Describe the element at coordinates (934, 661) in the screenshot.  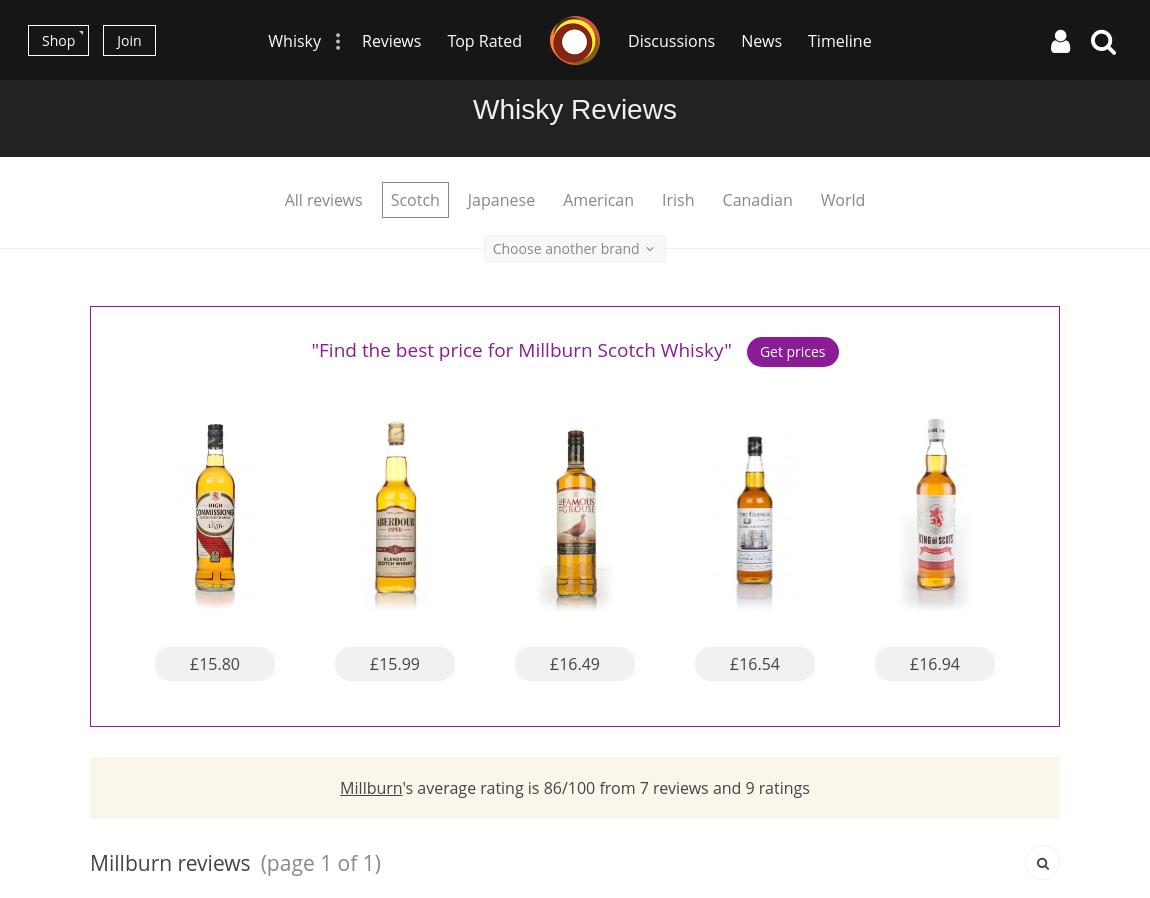
I see `'£16.94'` at that location.